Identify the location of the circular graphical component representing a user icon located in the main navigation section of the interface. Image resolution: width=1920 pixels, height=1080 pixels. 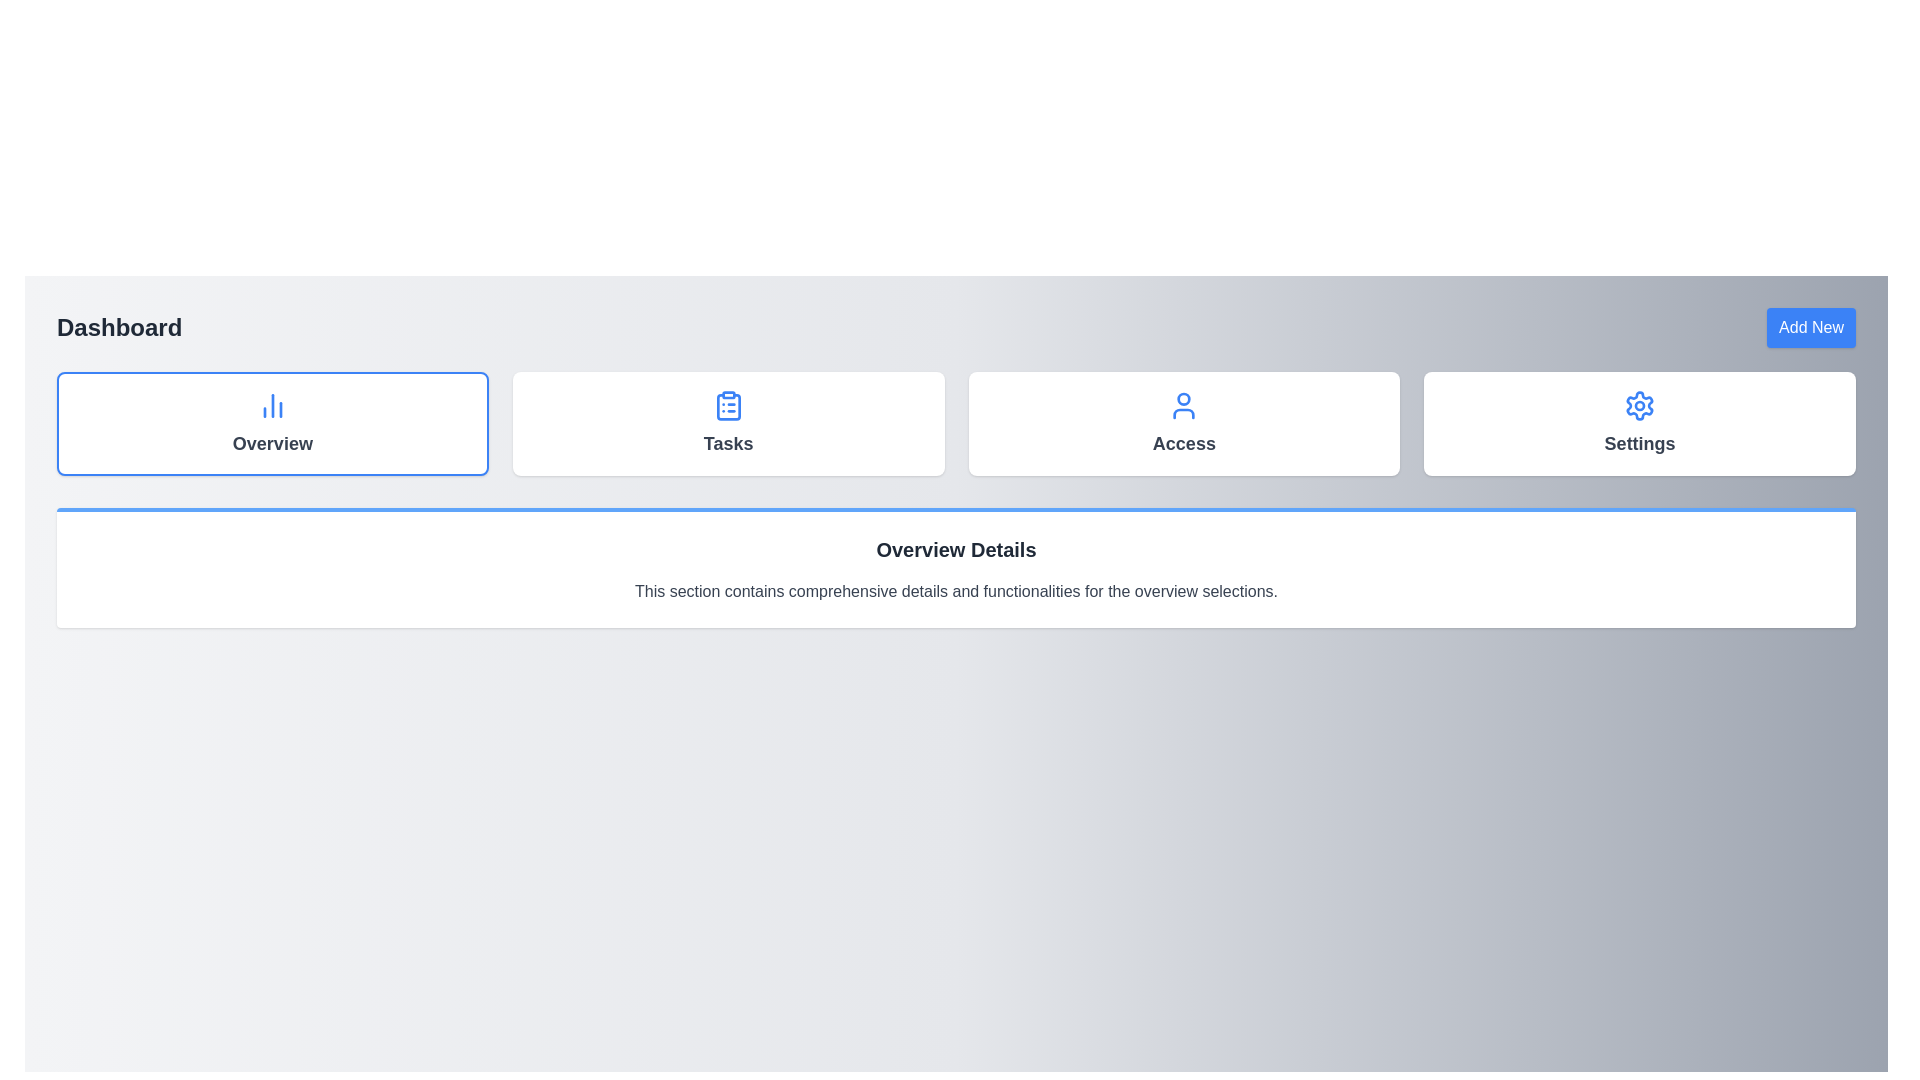
(1184, 399).